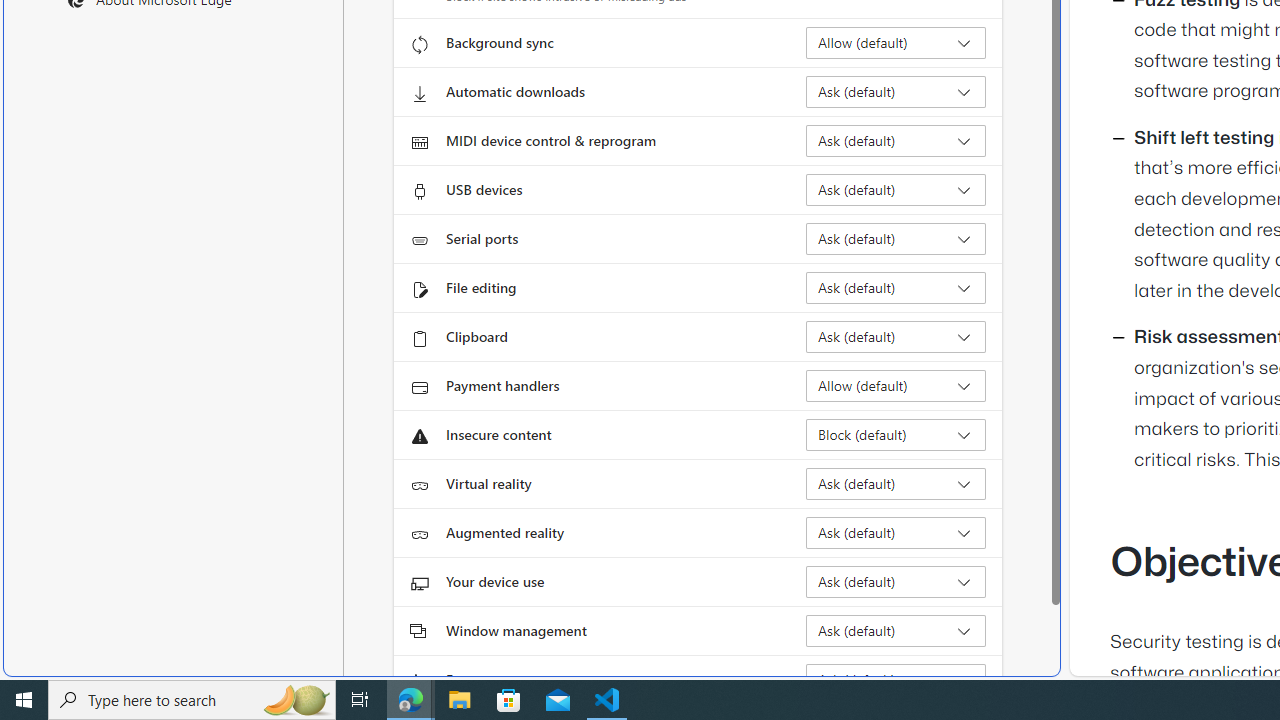 The width and height of the screenshot is (1280, 720). What do you see at coordinates (895, 385) in the screenshot?
I see `'Payment handlers Allow (default)'` at bounding box center [895, 385].